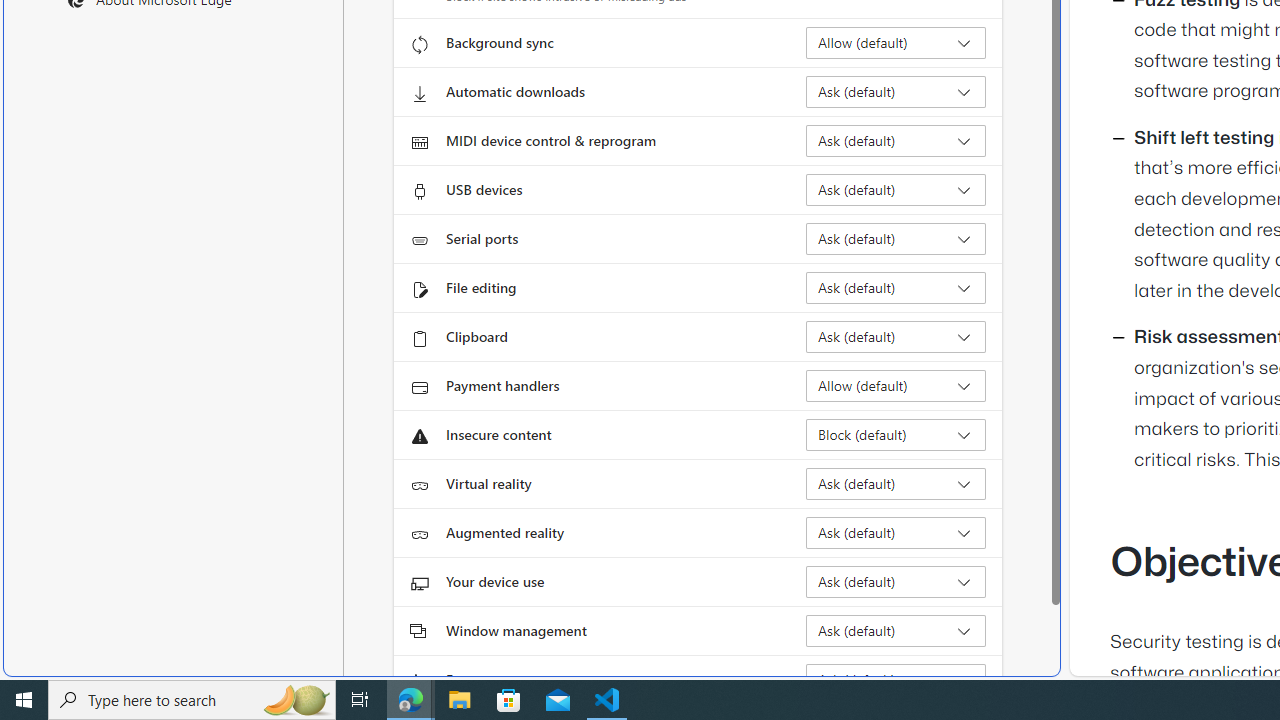 The width and height of the screenshot is (1280, 720). What do you see at coordinates (895, 385) in the screenshot?
I see `'Payment handlers Allow (default)'` at bounding box center [895, 385].